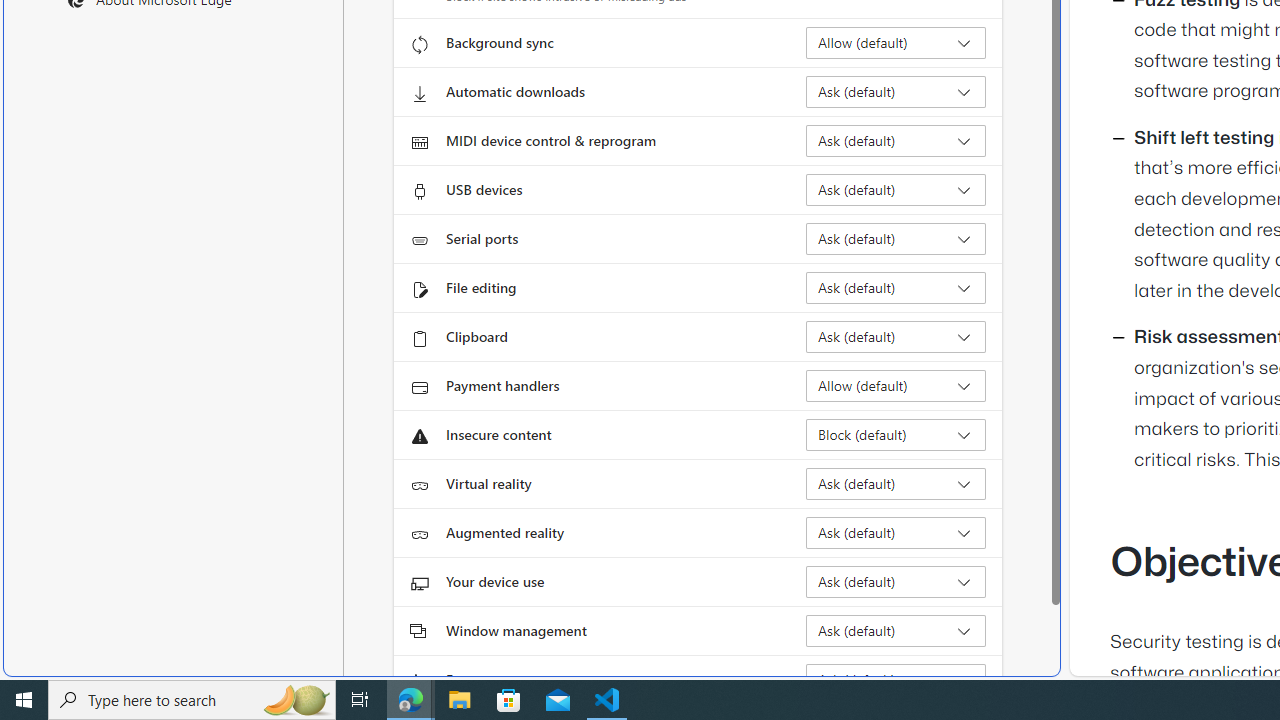 The width and height of the screenshot is (1280, 720). What do you see at coordinates (895, 385) in the screenshot?
I see `'Payment handlers Allow (default)'` at bounding box center [895, 385].